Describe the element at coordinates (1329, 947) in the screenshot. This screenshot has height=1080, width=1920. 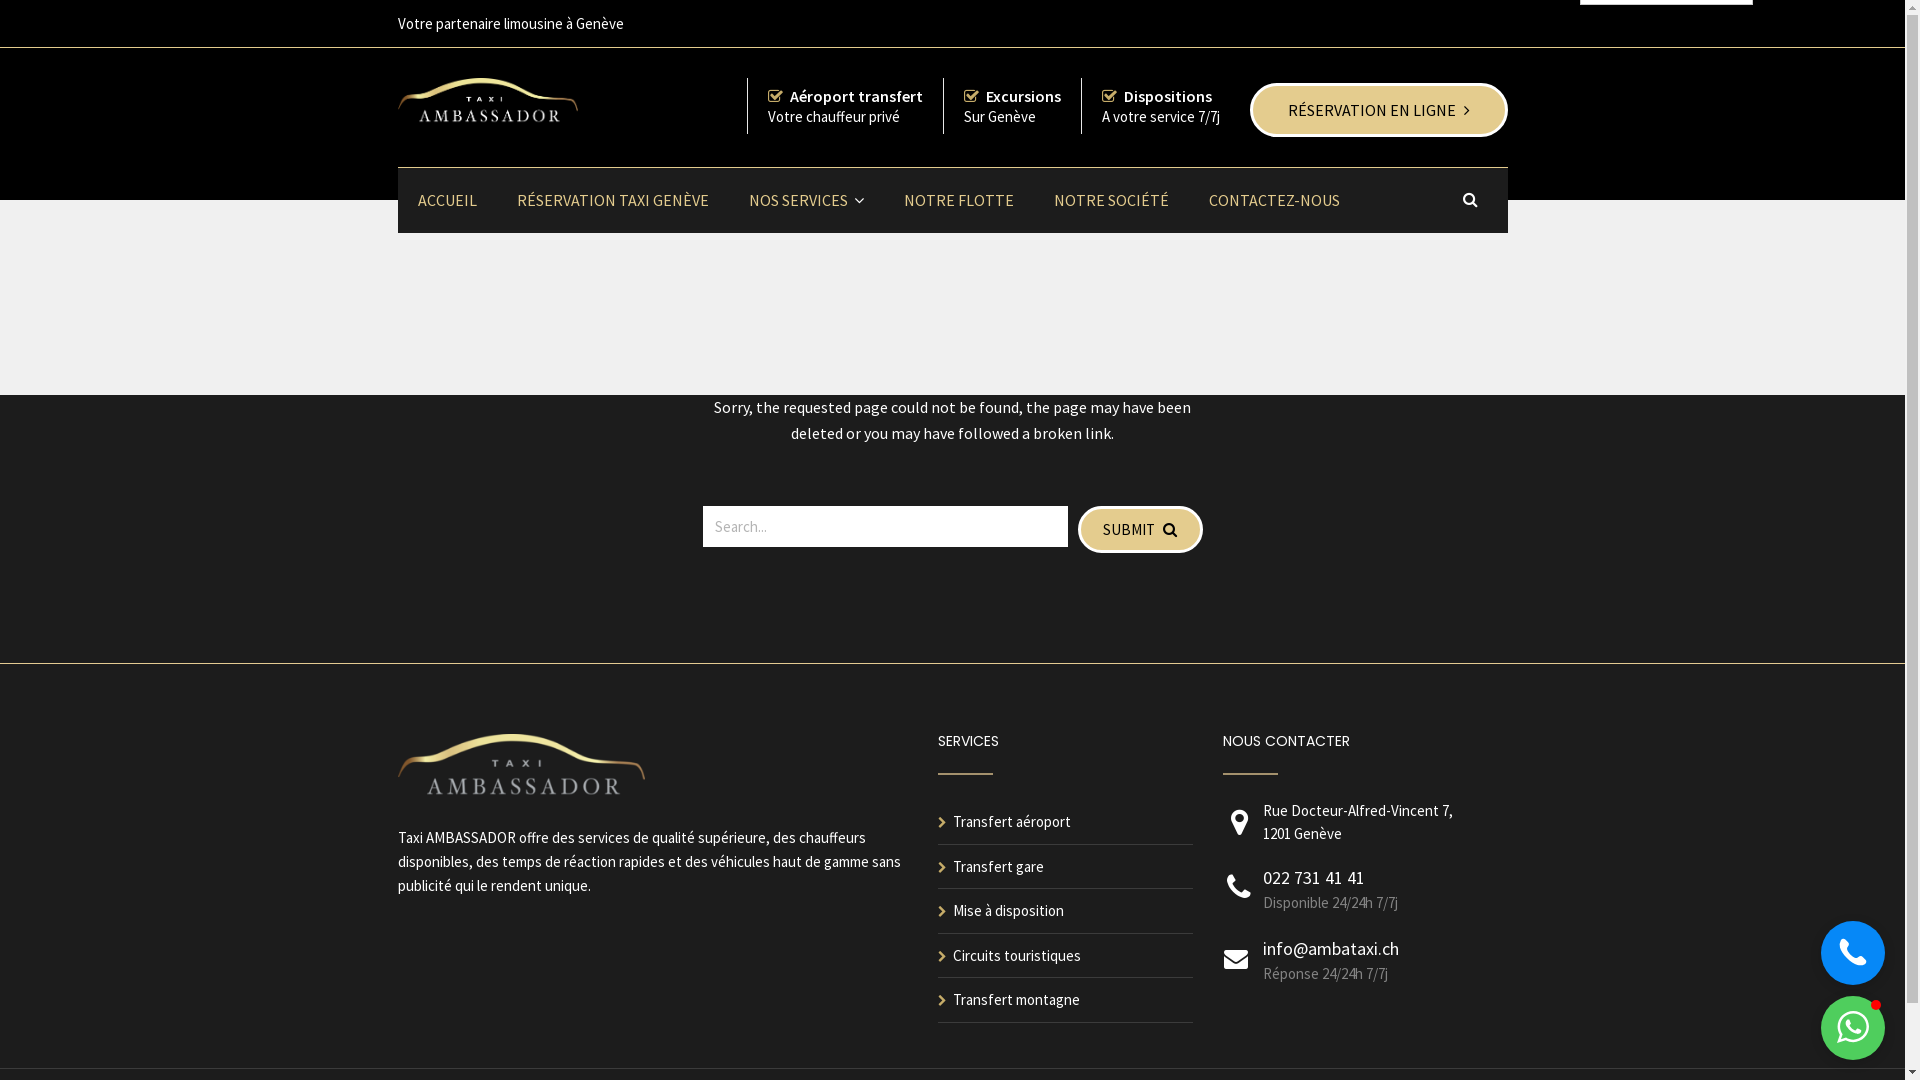
I see `'info@ambataxi.ch'` at that location.